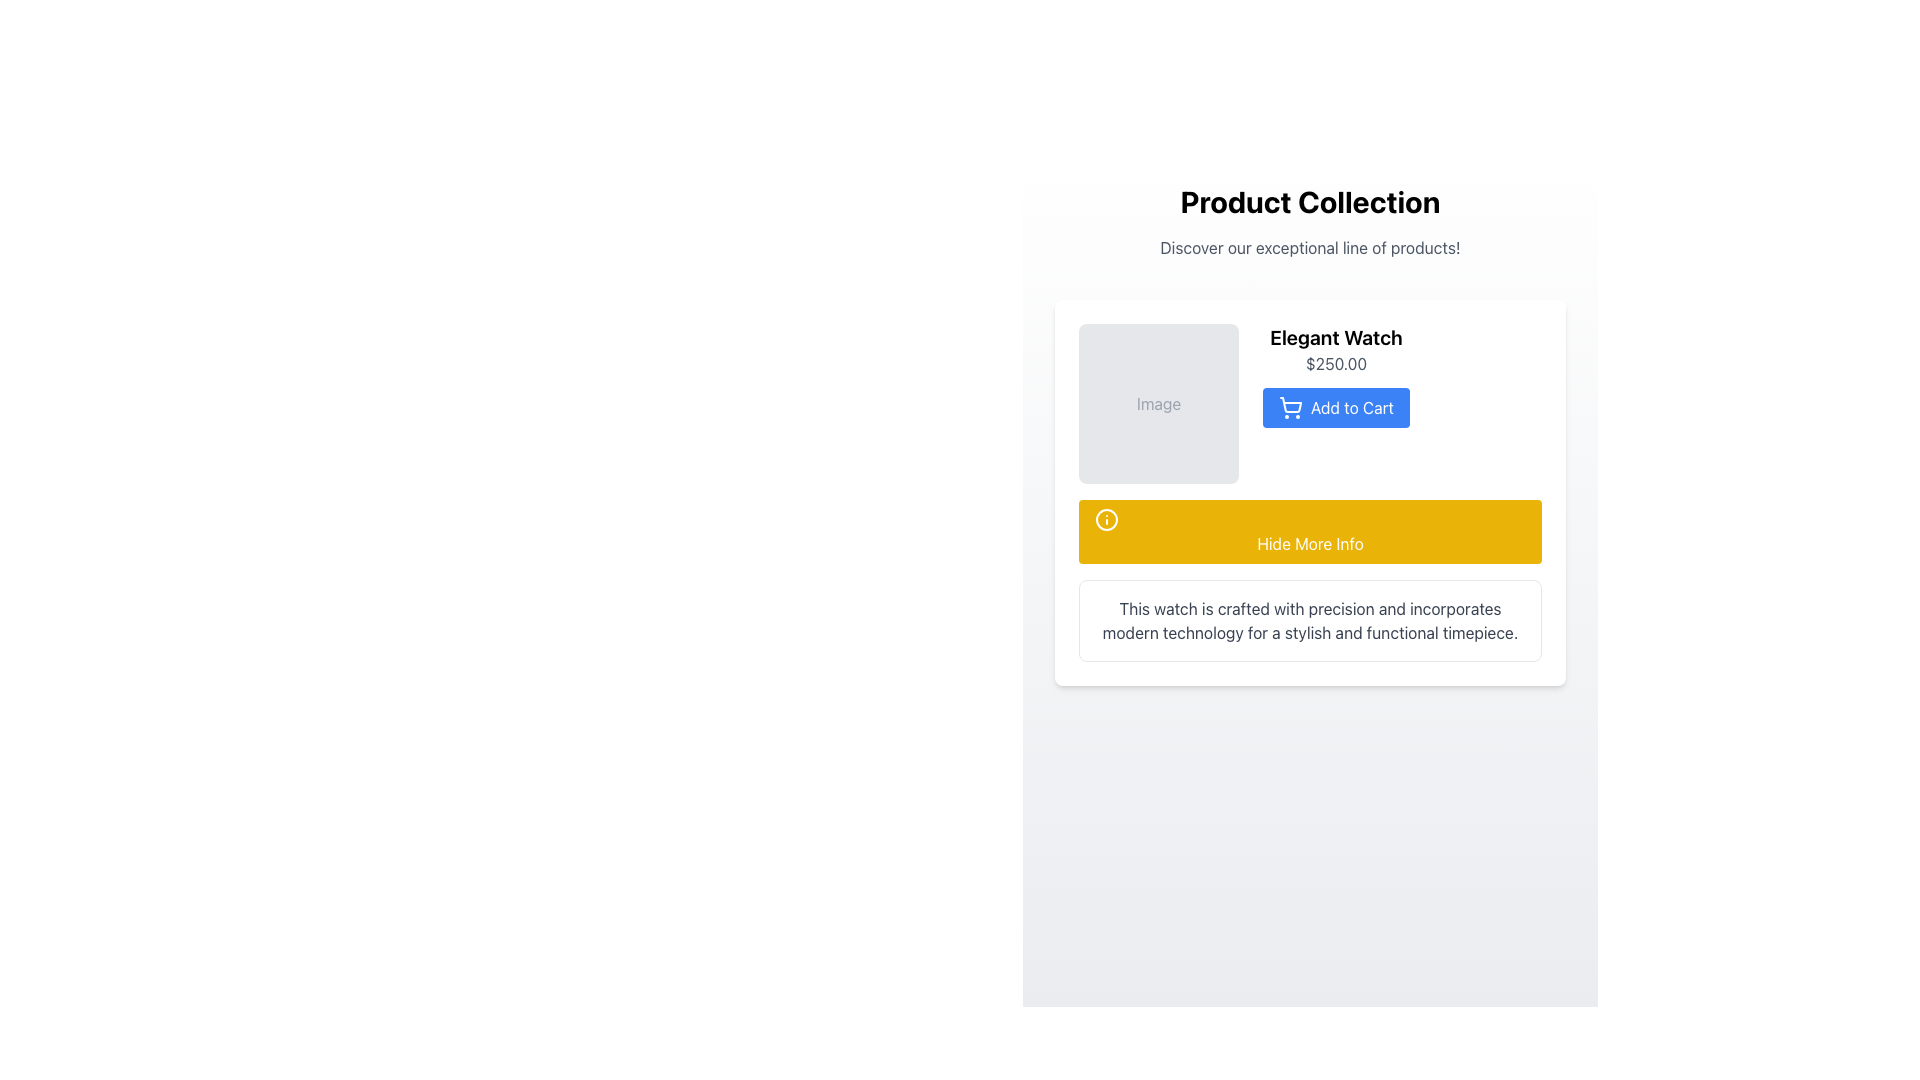 The width and height of the screenshot is (1920, 1080). Describe the element at coordinates (1291, 407) in the screenshot. I see `the decorative icon that indicates the function of the 'Add to Cart' button, which is positioned directly to the left of the button's text` at that location.